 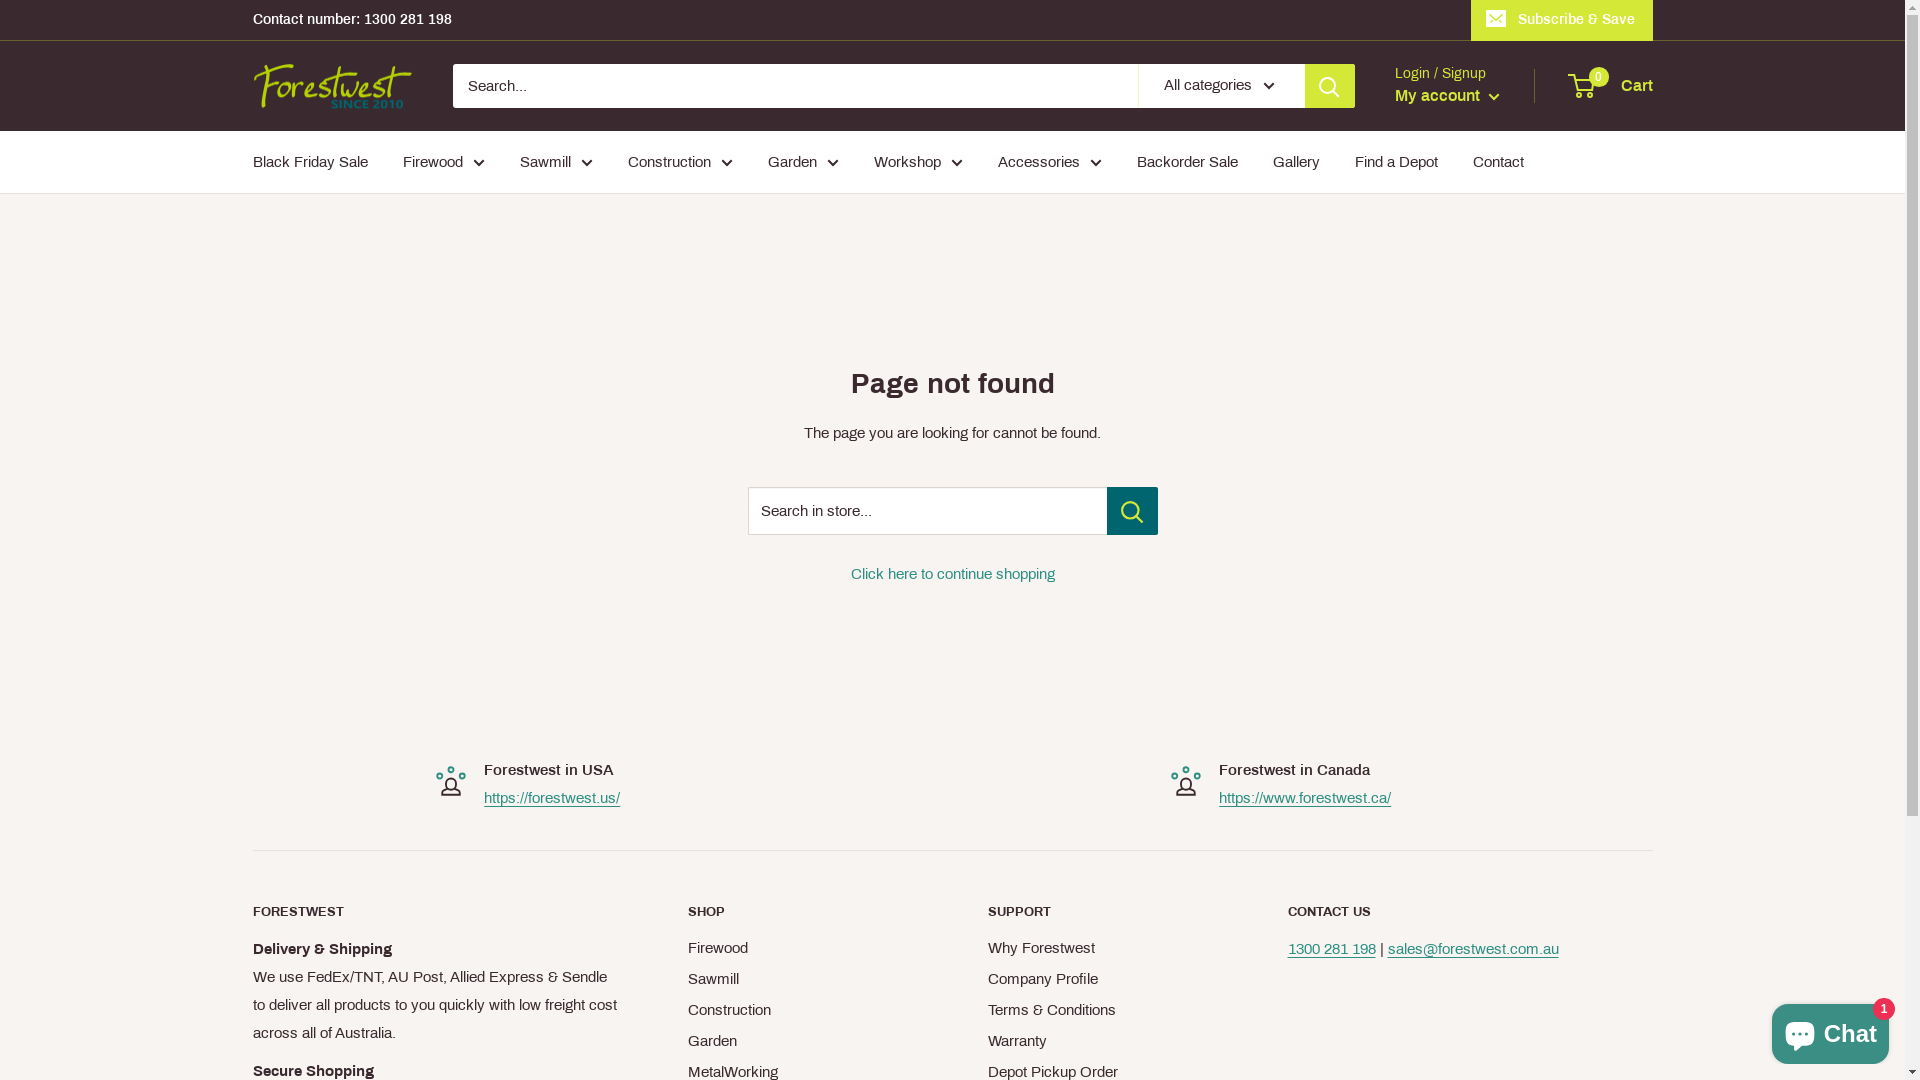 What do you see at coordinates (1305, 797) in the screenshot?
I see `'https://www.forestwest.ca/'` at bounding box center [1305, 797].